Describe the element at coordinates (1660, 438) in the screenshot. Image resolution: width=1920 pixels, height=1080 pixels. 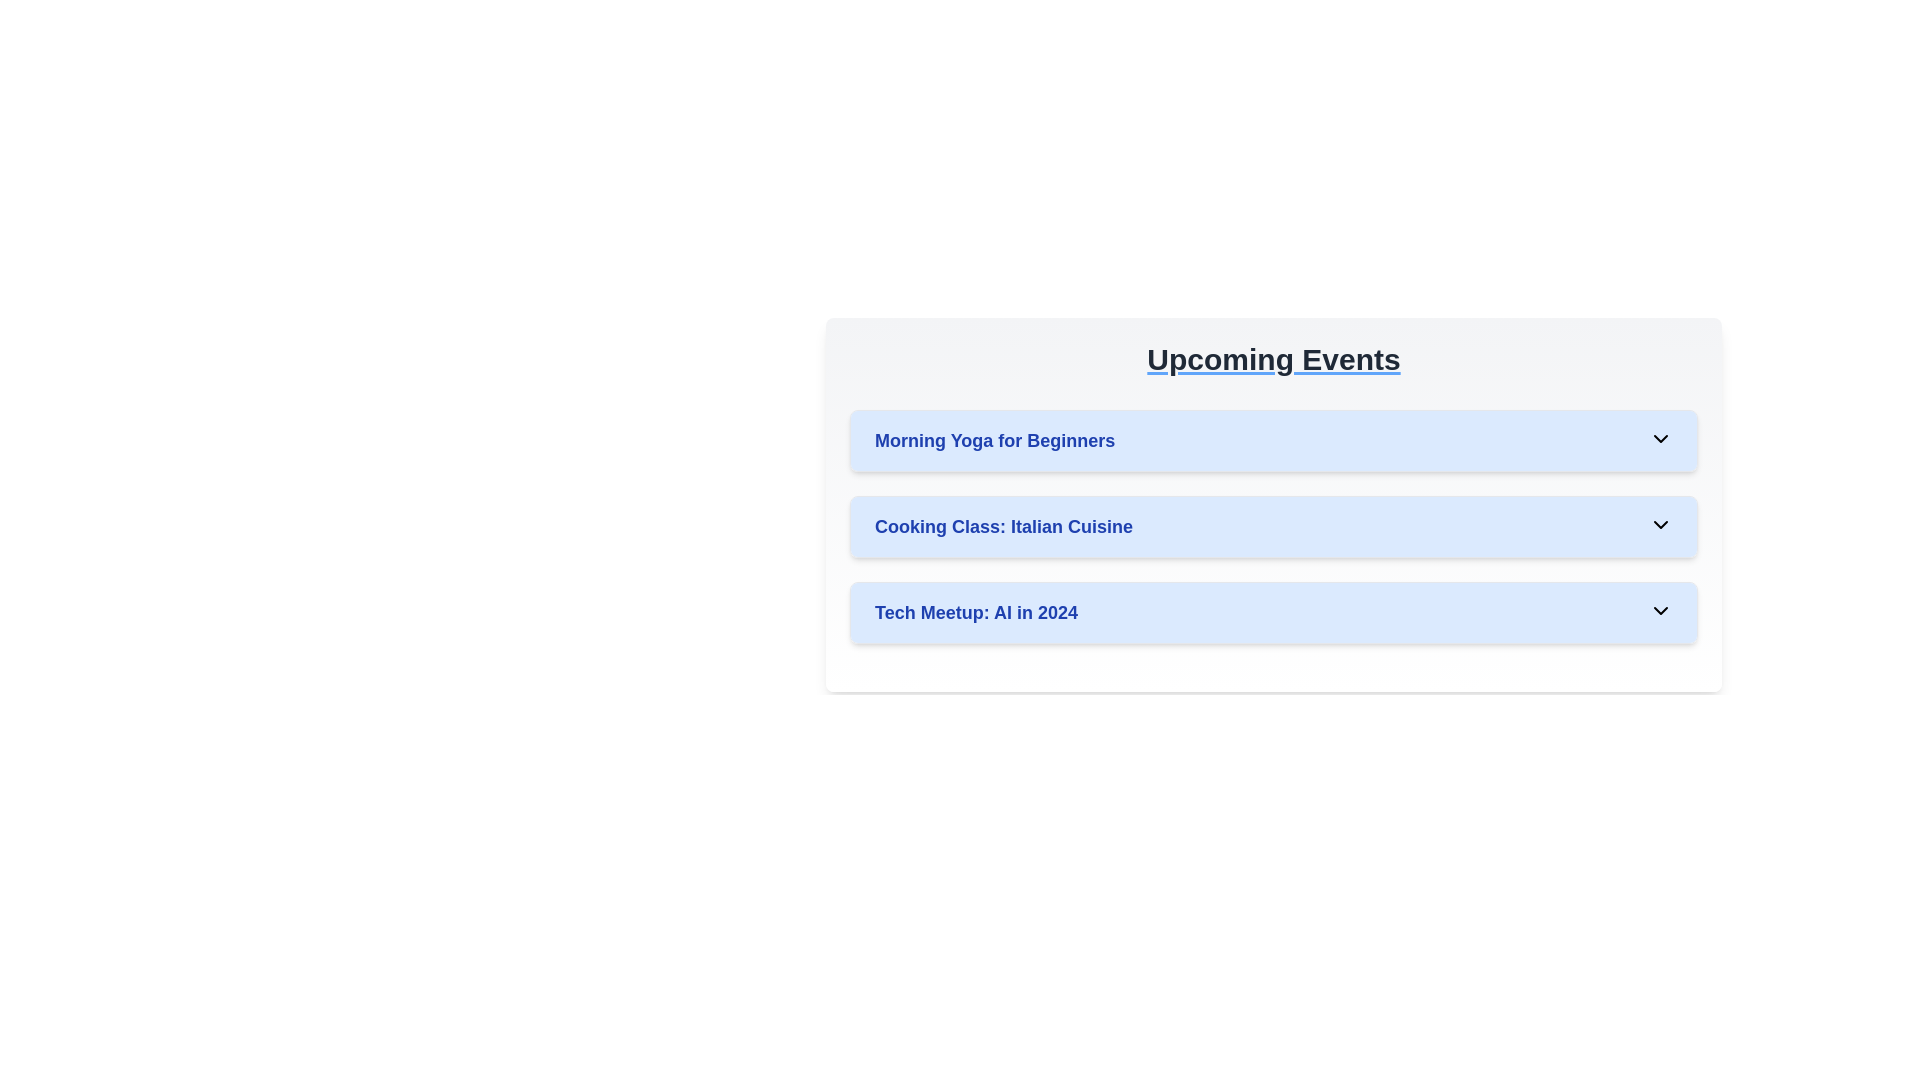
I see `the Toggle icon (chevron-down) located on the far right of the 'Morning Yoga for Beginners' section` at that location.